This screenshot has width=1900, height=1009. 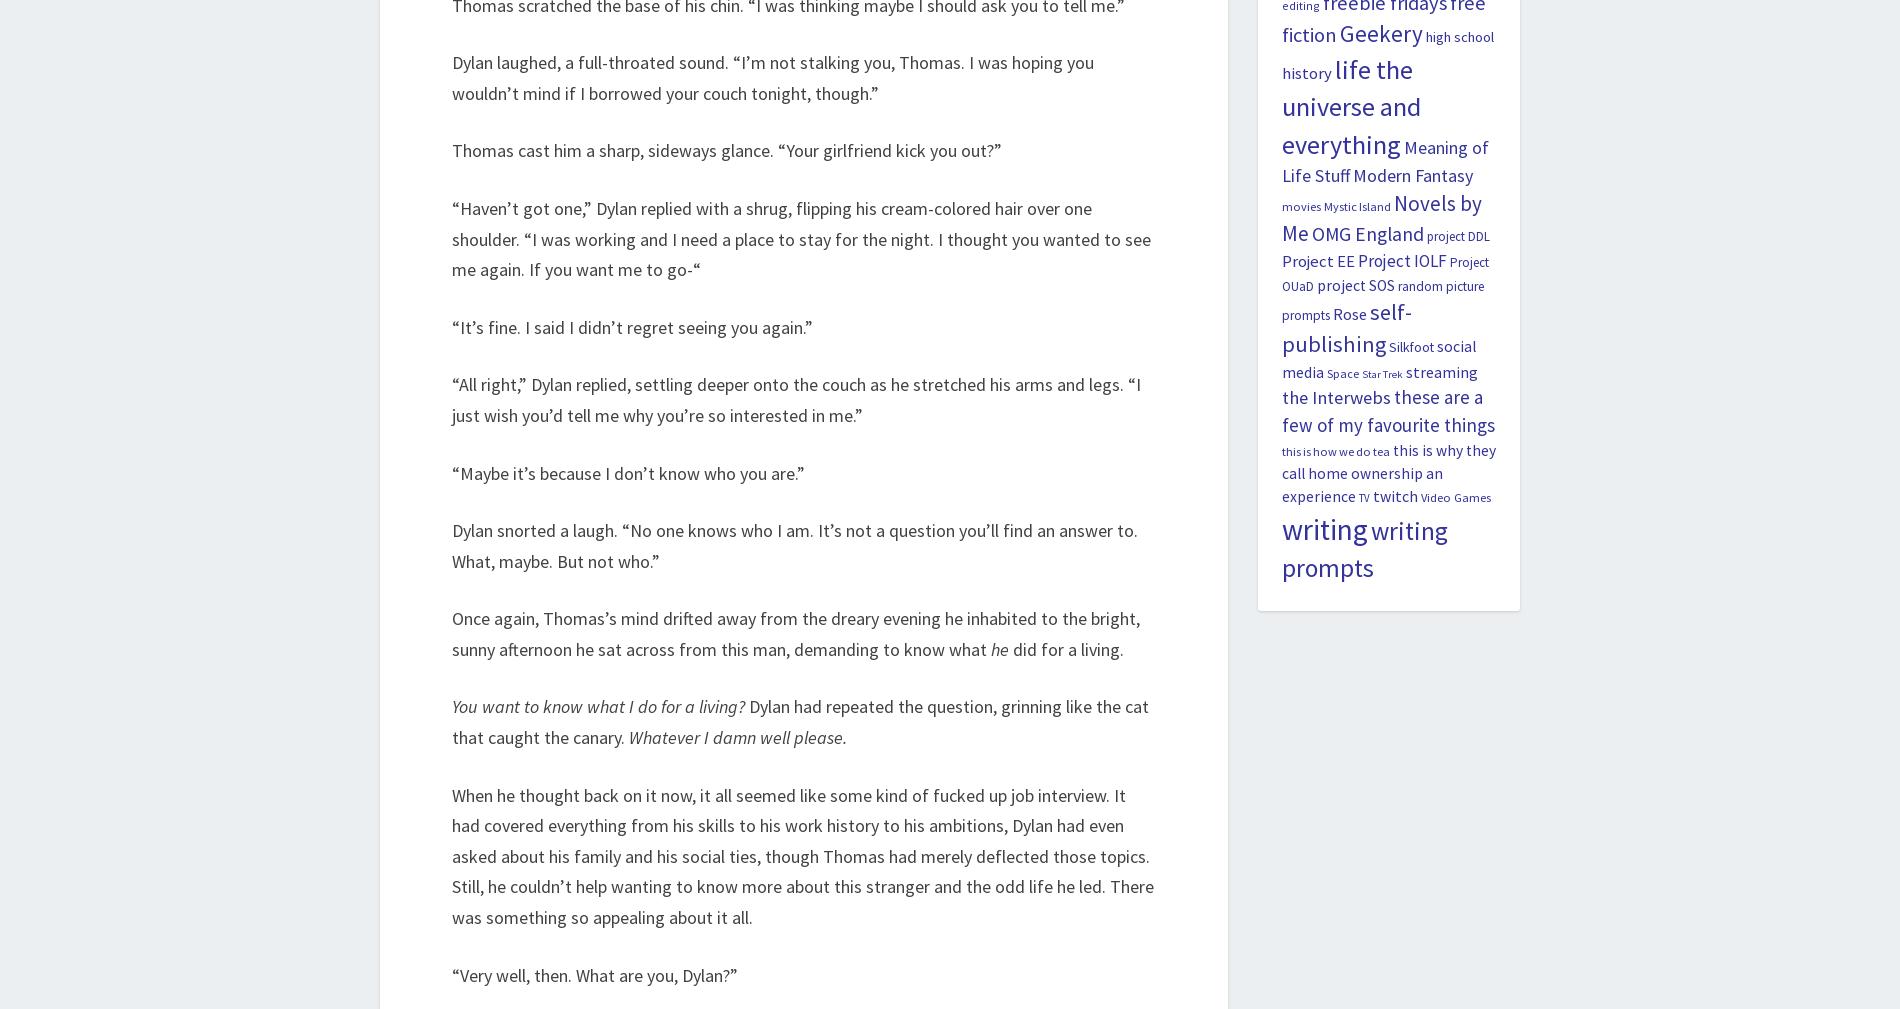 I want to click on 'random picture prompts', so click(x=1381, y=300).